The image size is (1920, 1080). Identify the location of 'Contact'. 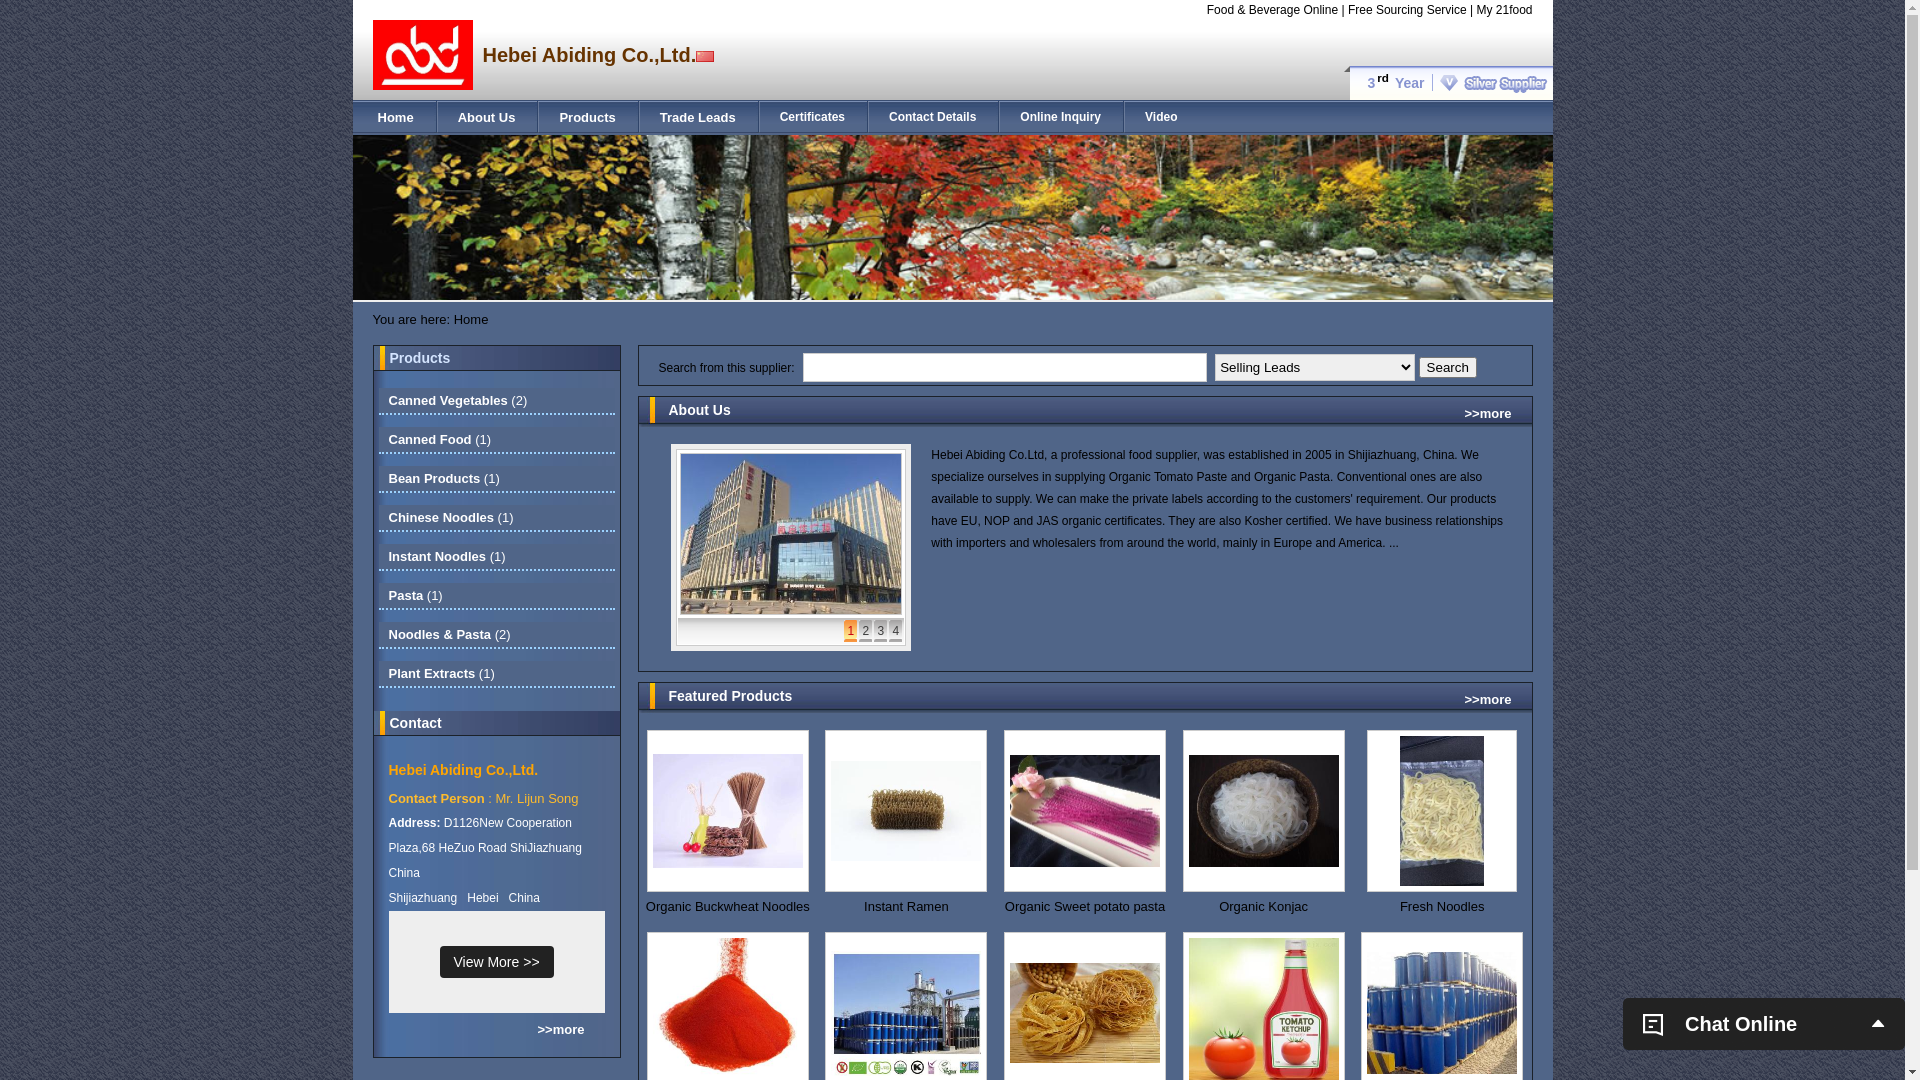
(415, 722).